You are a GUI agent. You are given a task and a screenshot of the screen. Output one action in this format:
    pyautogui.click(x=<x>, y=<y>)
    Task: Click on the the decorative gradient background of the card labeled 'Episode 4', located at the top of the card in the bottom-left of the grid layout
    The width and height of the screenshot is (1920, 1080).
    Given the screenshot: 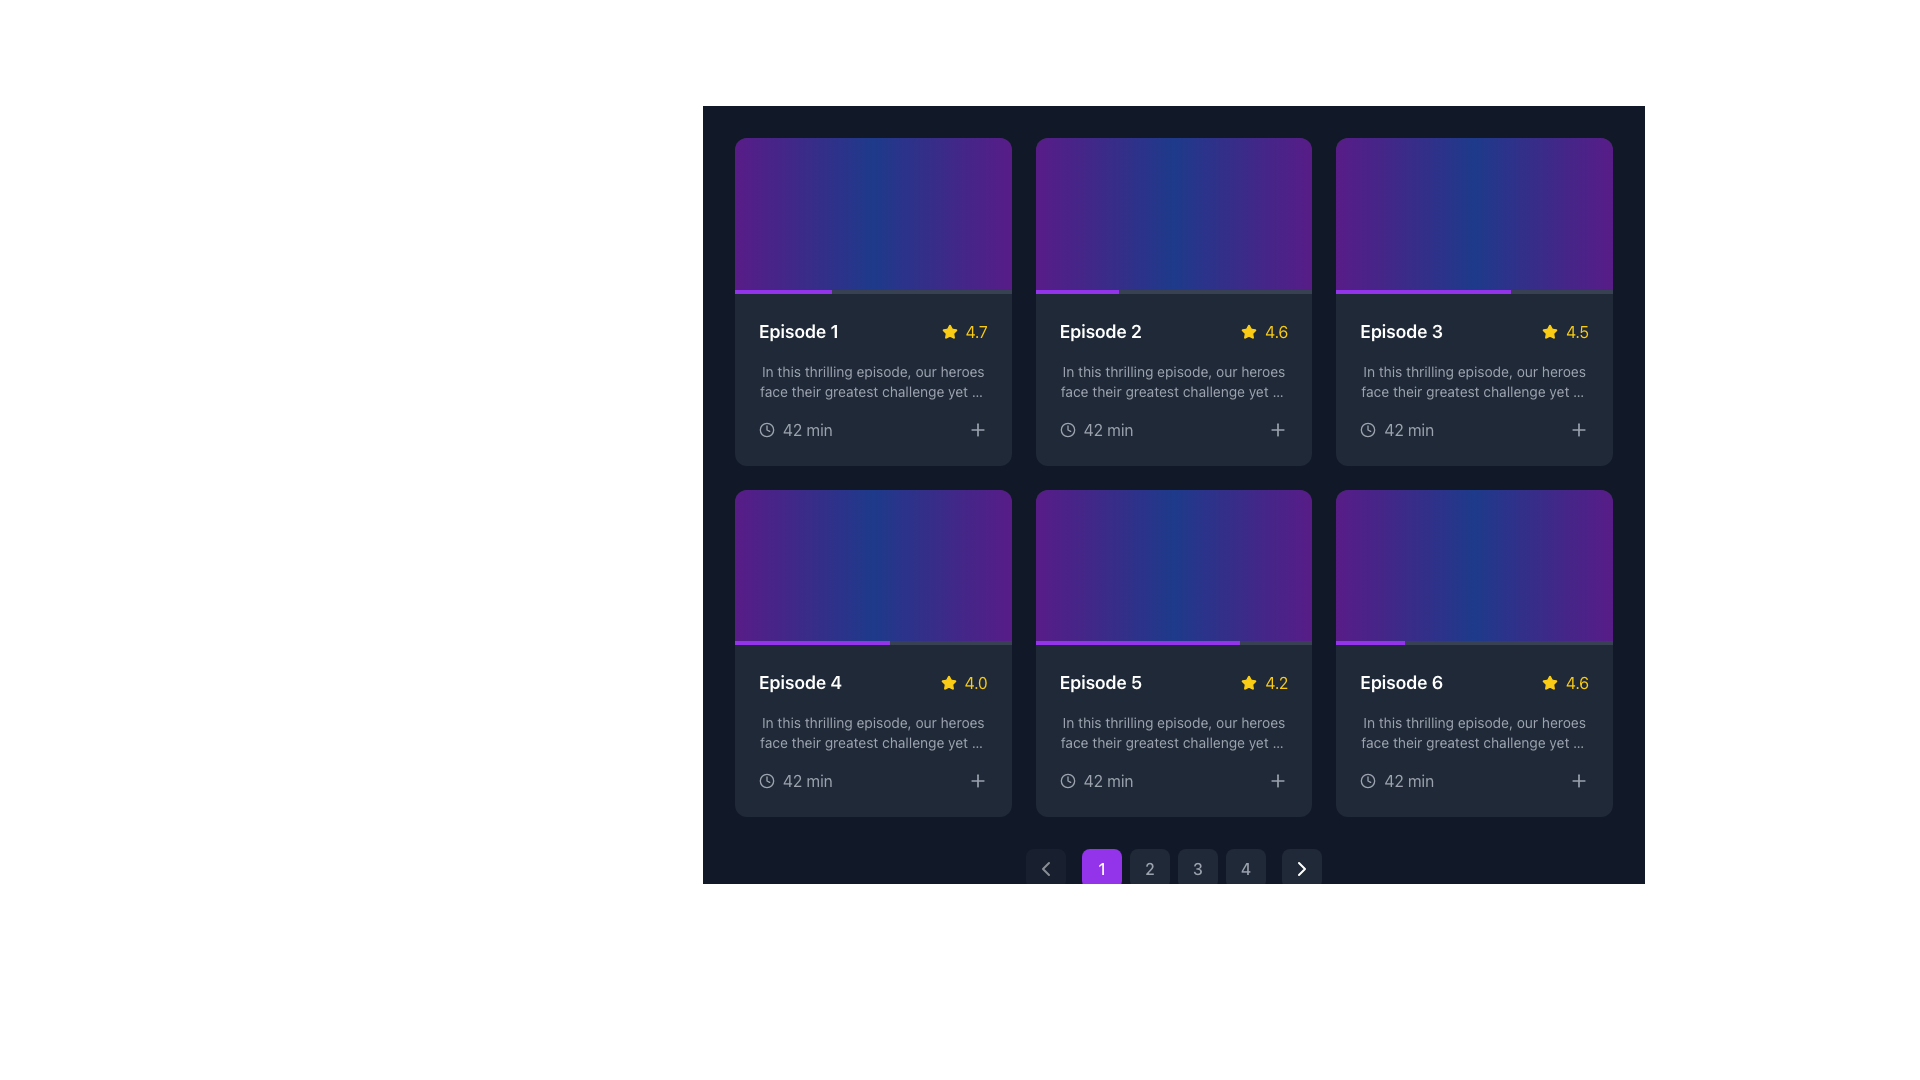 What is the action you would take?
    pyautogui.click(x=873, y=567)
    